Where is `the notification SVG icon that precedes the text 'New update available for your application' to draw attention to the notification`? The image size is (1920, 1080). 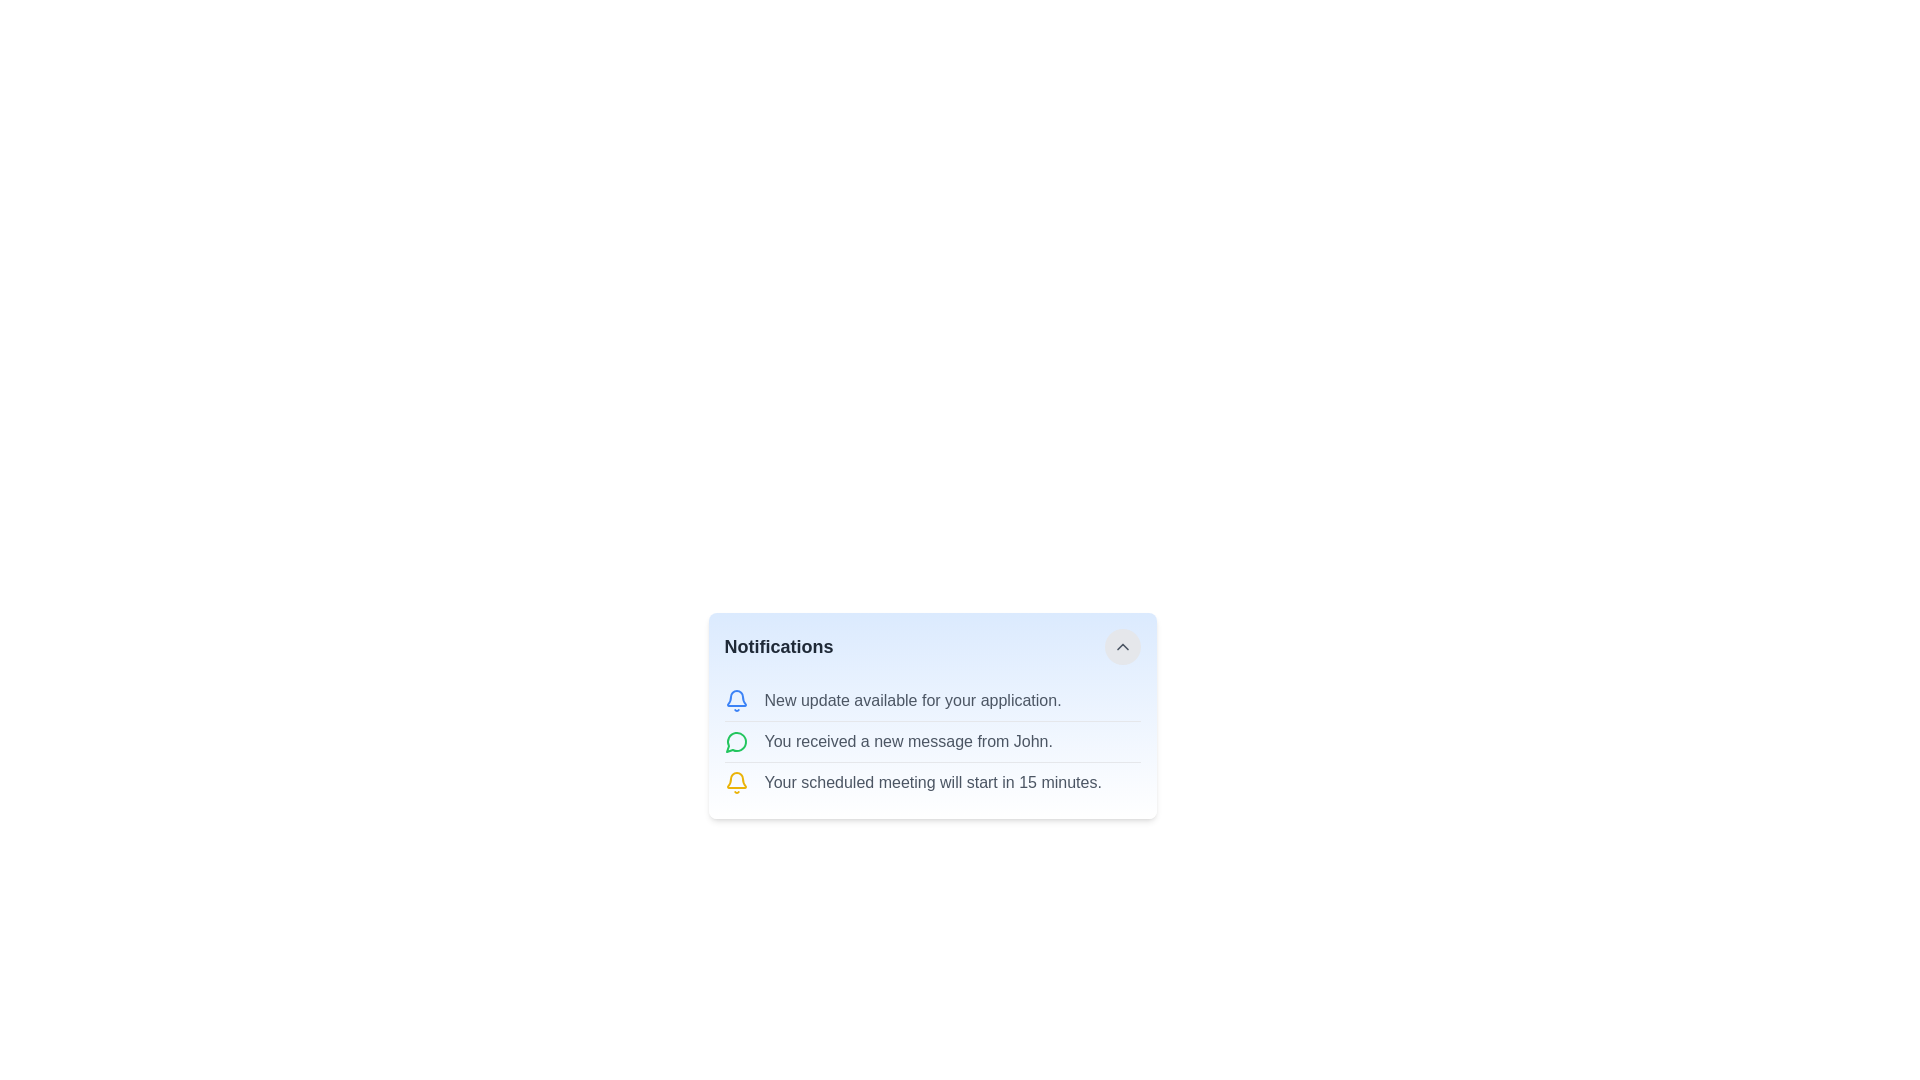 the notification SVG icon that precedes the text 'New update available for your application' to draw attention to the notification is located at coordinates (735, 700).